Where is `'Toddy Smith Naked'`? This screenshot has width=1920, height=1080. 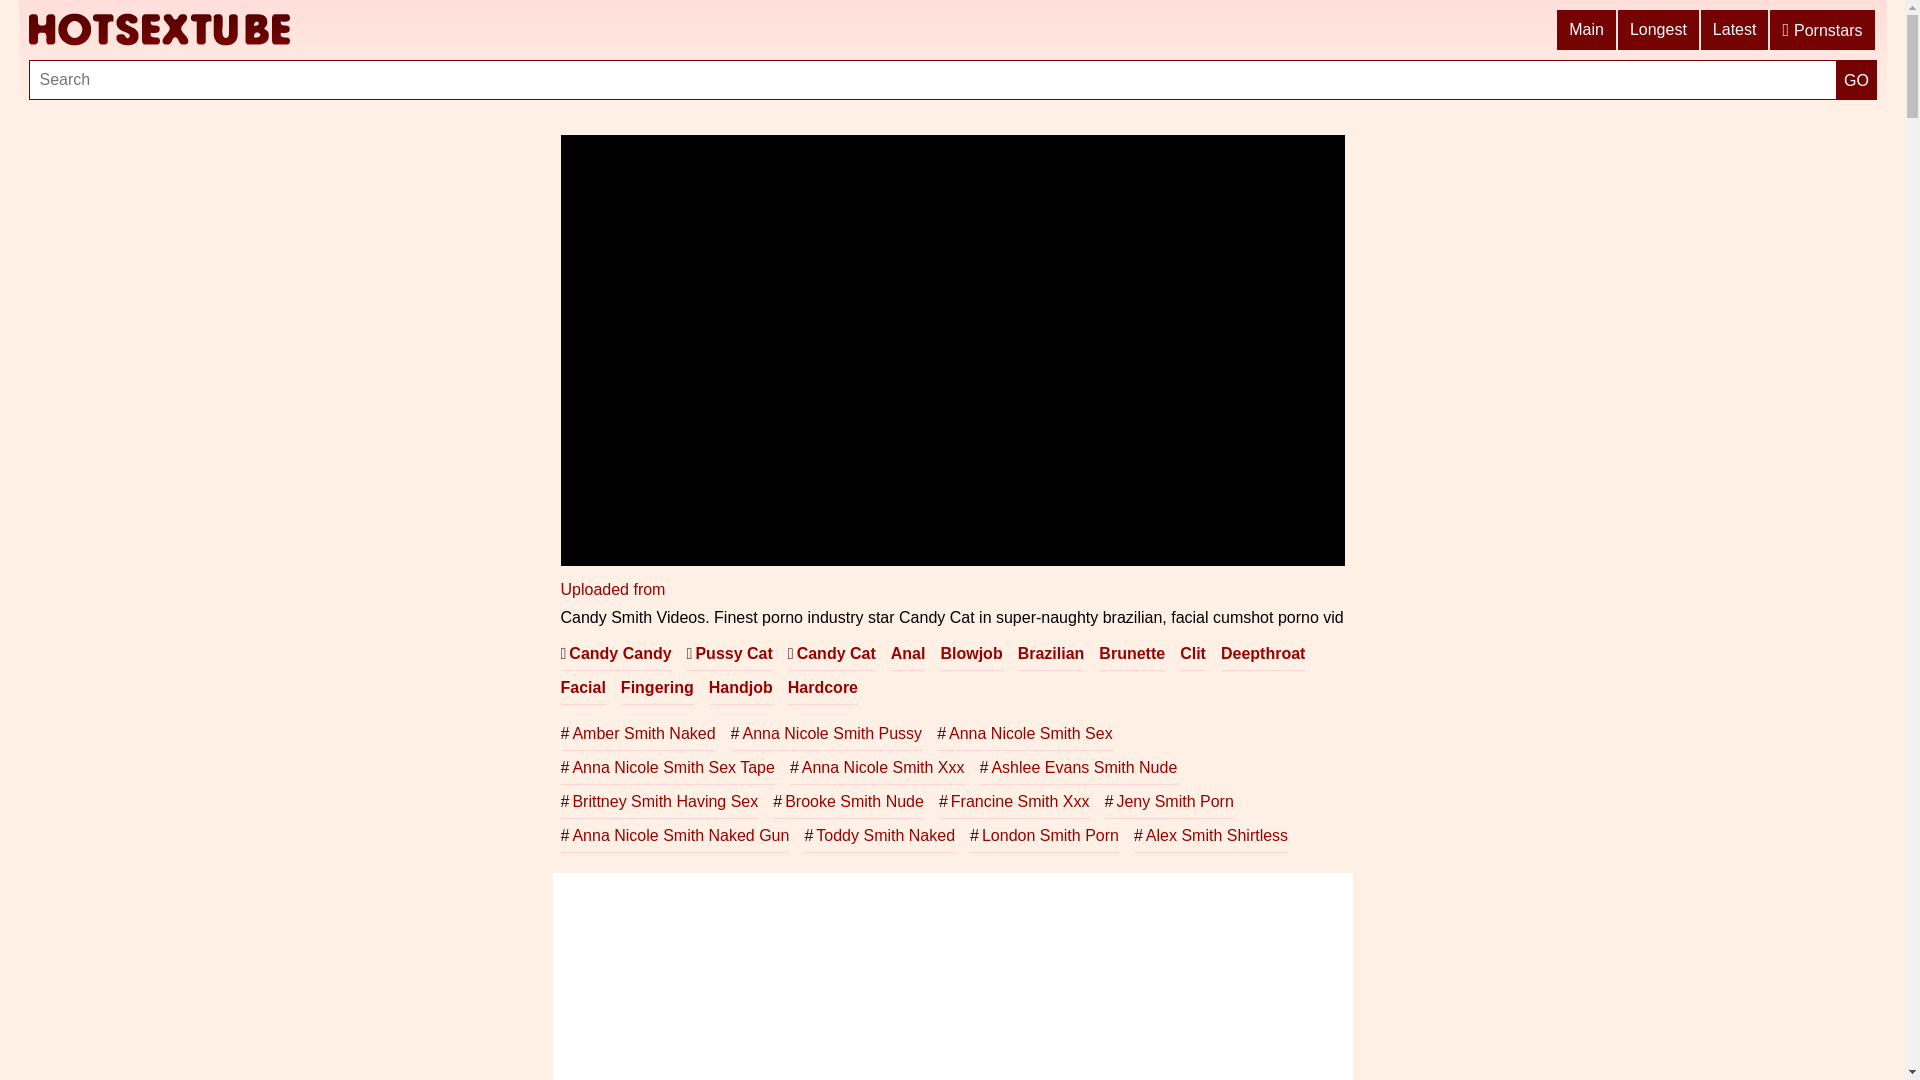
'Toddy Smith Naked' is located at coordinates (879, 836).